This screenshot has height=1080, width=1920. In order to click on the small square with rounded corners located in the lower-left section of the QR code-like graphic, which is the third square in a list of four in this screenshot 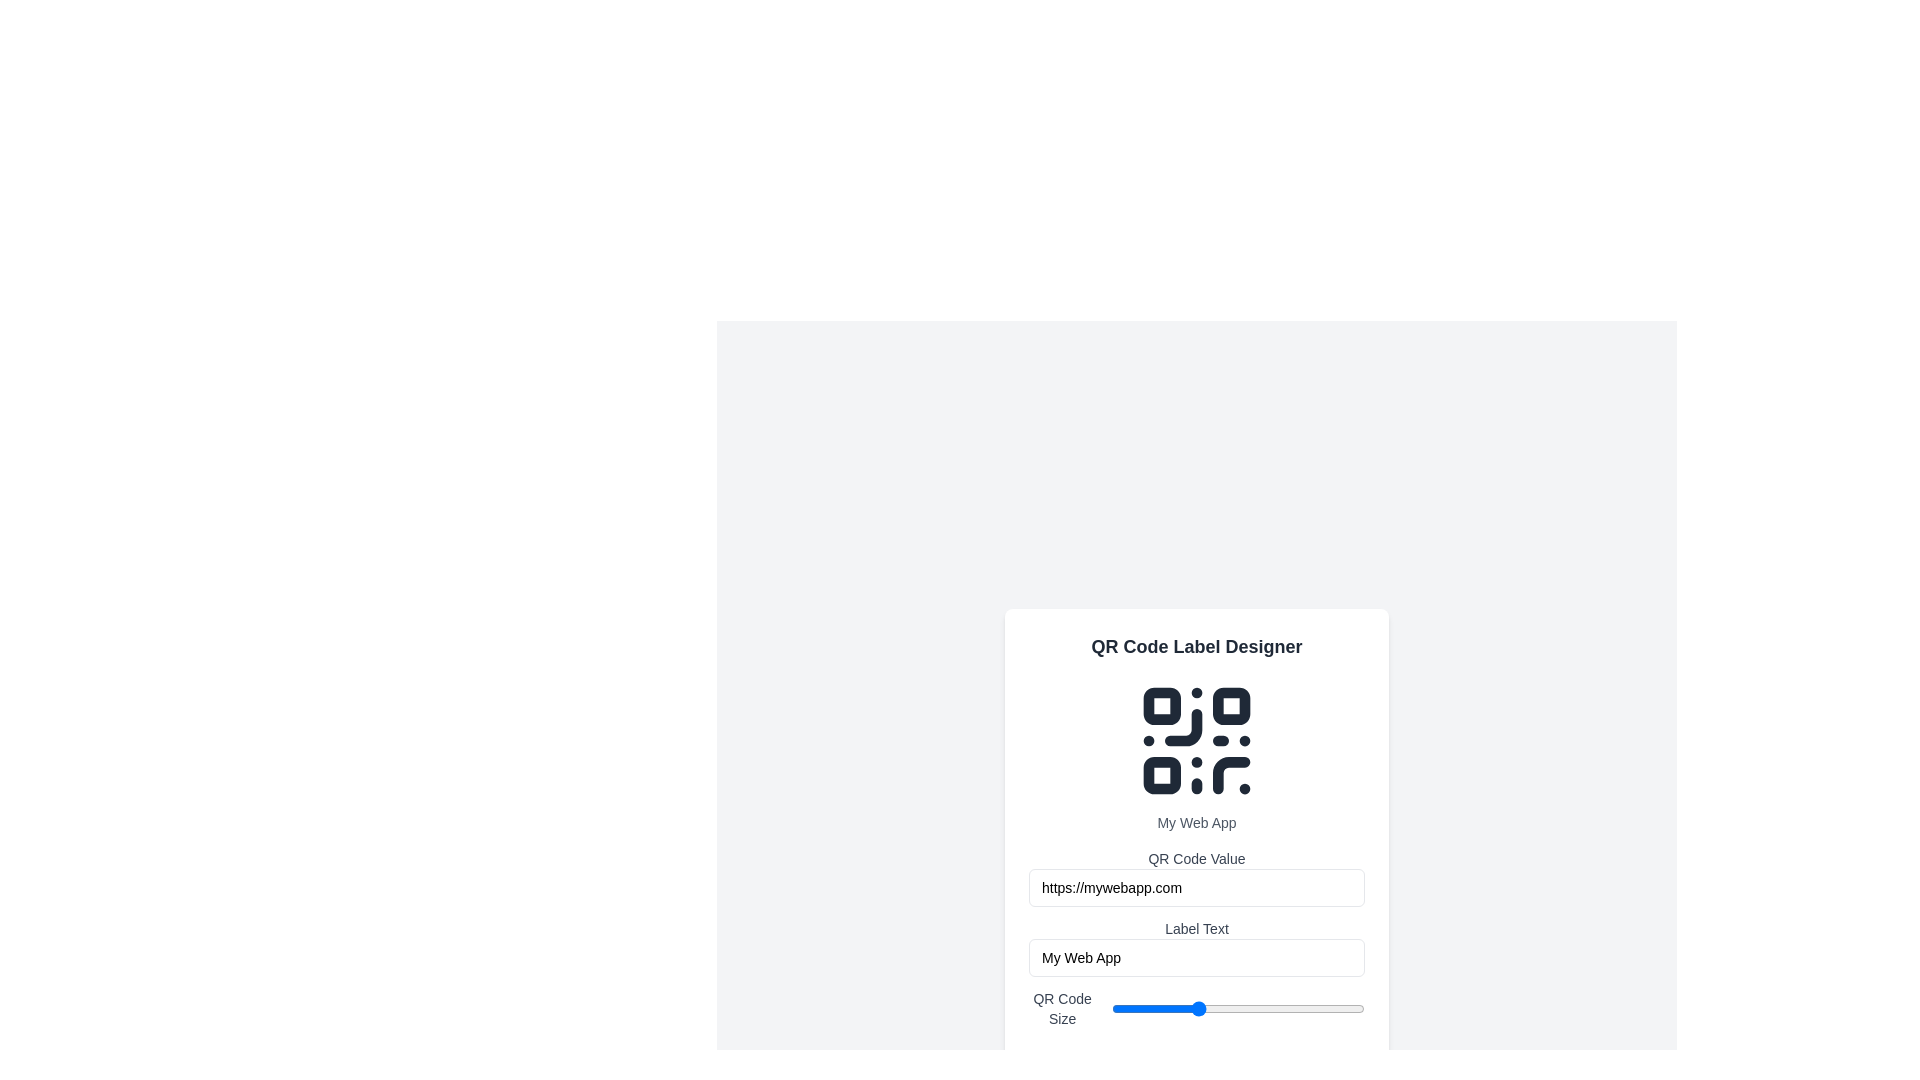, I will do `click(1162, 774)`.